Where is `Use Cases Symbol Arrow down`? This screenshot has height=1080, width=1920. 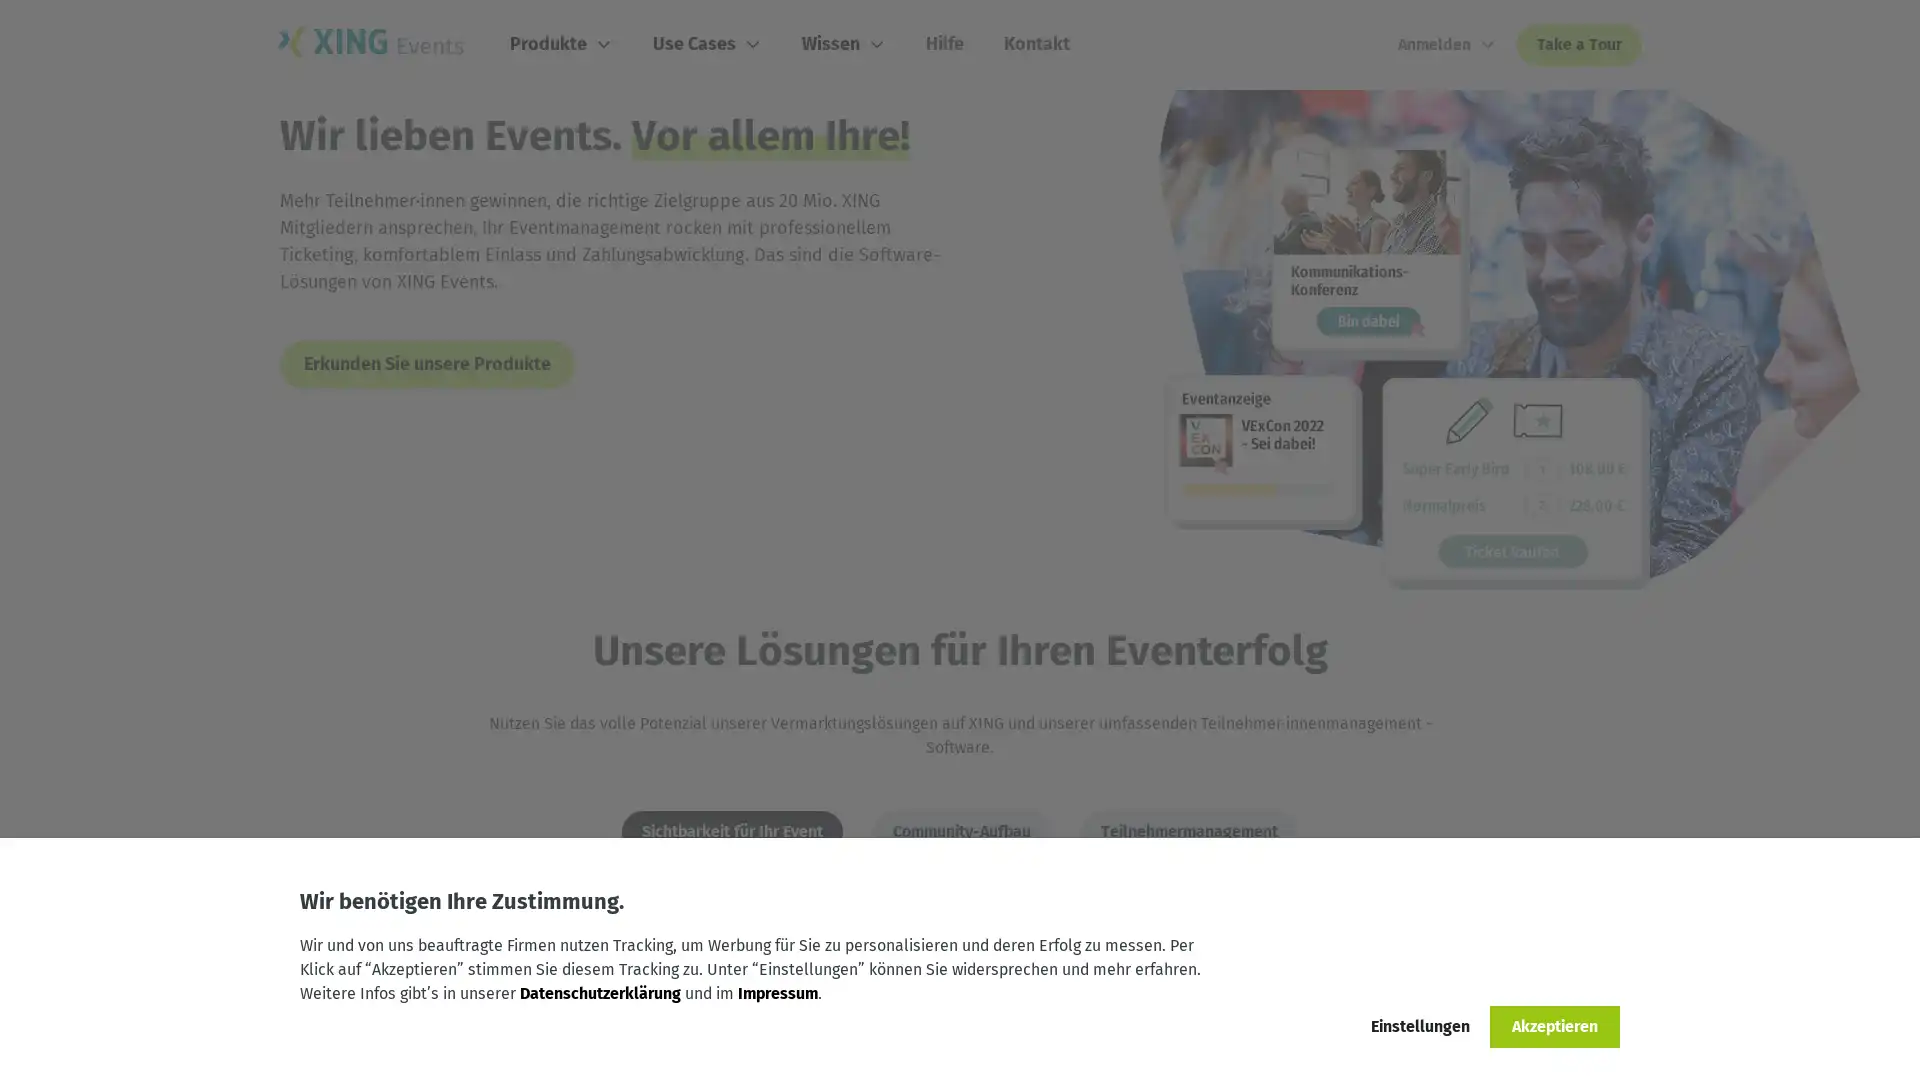
Use Cases Symbol Arrow down is located at coordinates (707, 44).